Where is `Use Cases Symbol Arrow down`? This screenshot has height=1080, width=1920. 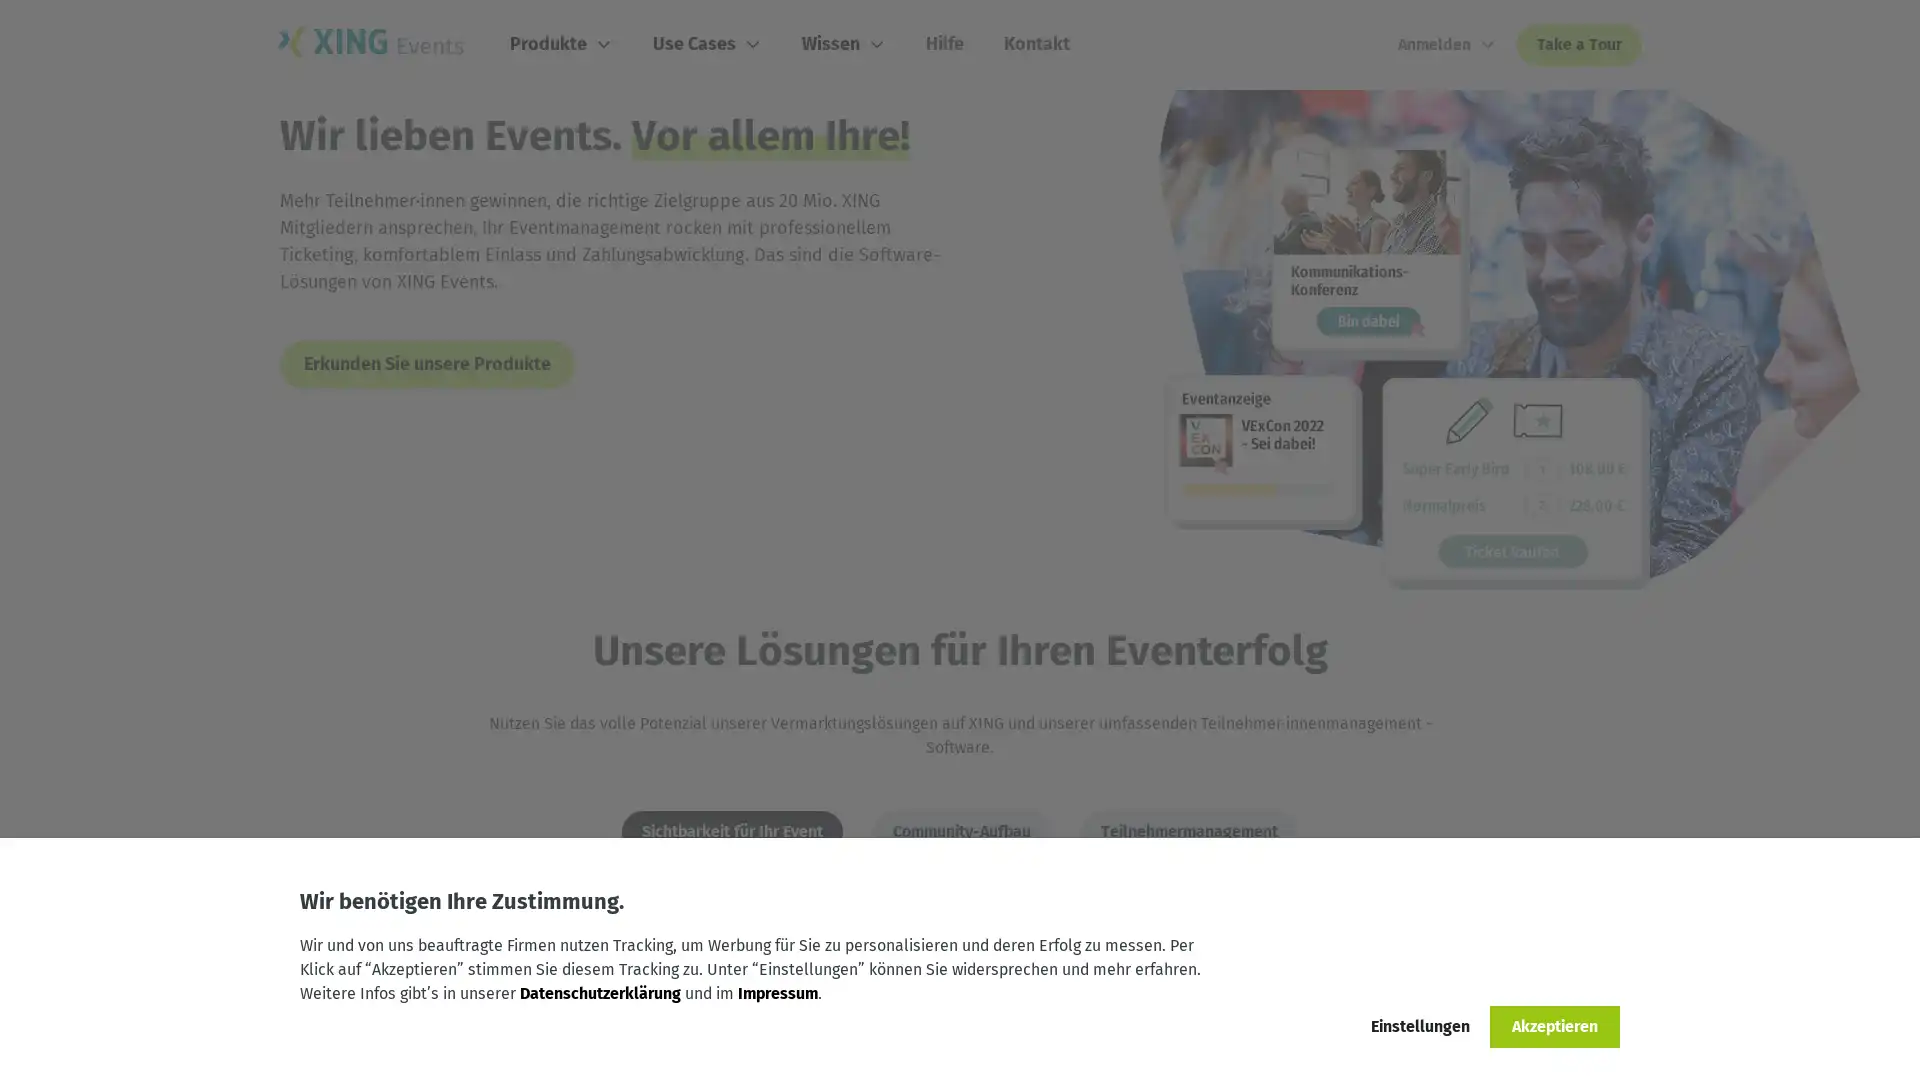
Use Cases Symbol Arrow down is located at coordinates (707, 44).